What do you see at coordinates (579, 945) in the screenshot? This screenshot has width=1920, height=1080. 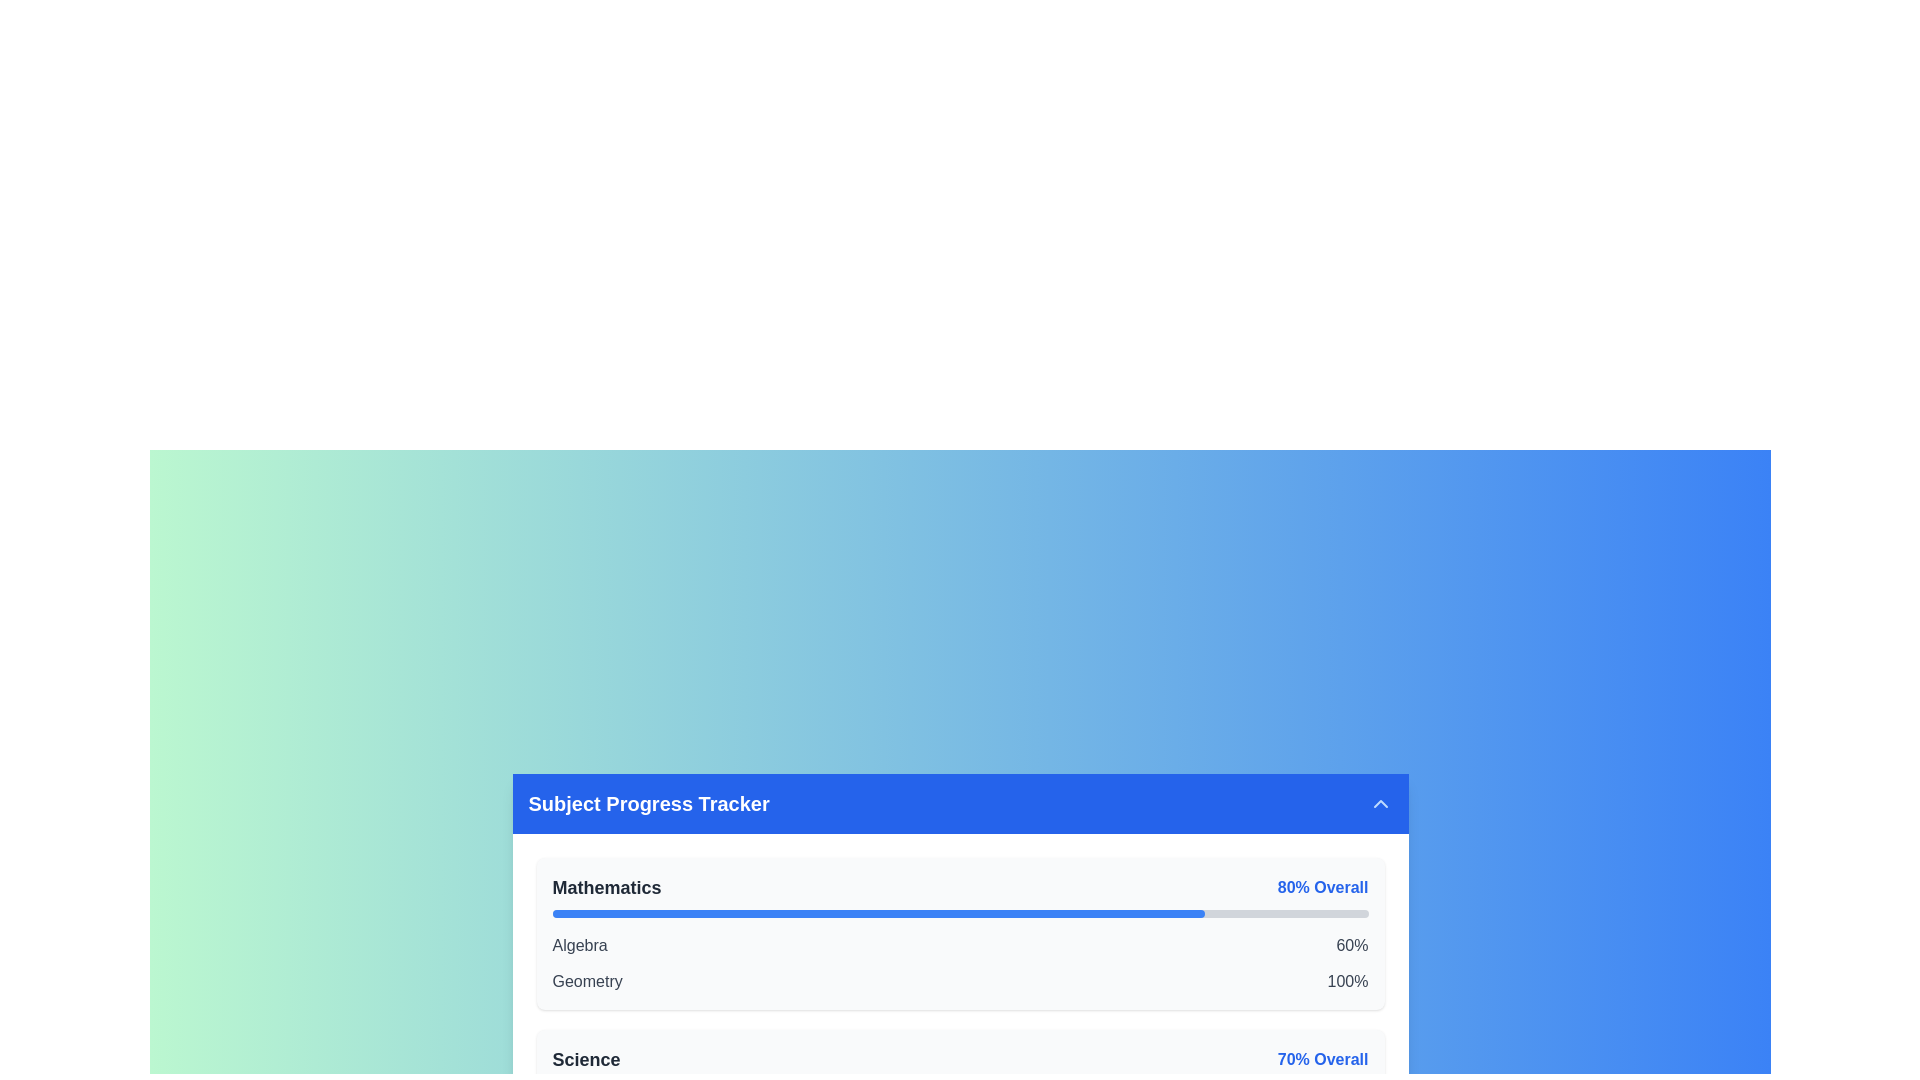 I see `text label 'Algebra' which serves as a title for the subject category within the Subject Progress Tracker module` at bounding box center [579, 945].